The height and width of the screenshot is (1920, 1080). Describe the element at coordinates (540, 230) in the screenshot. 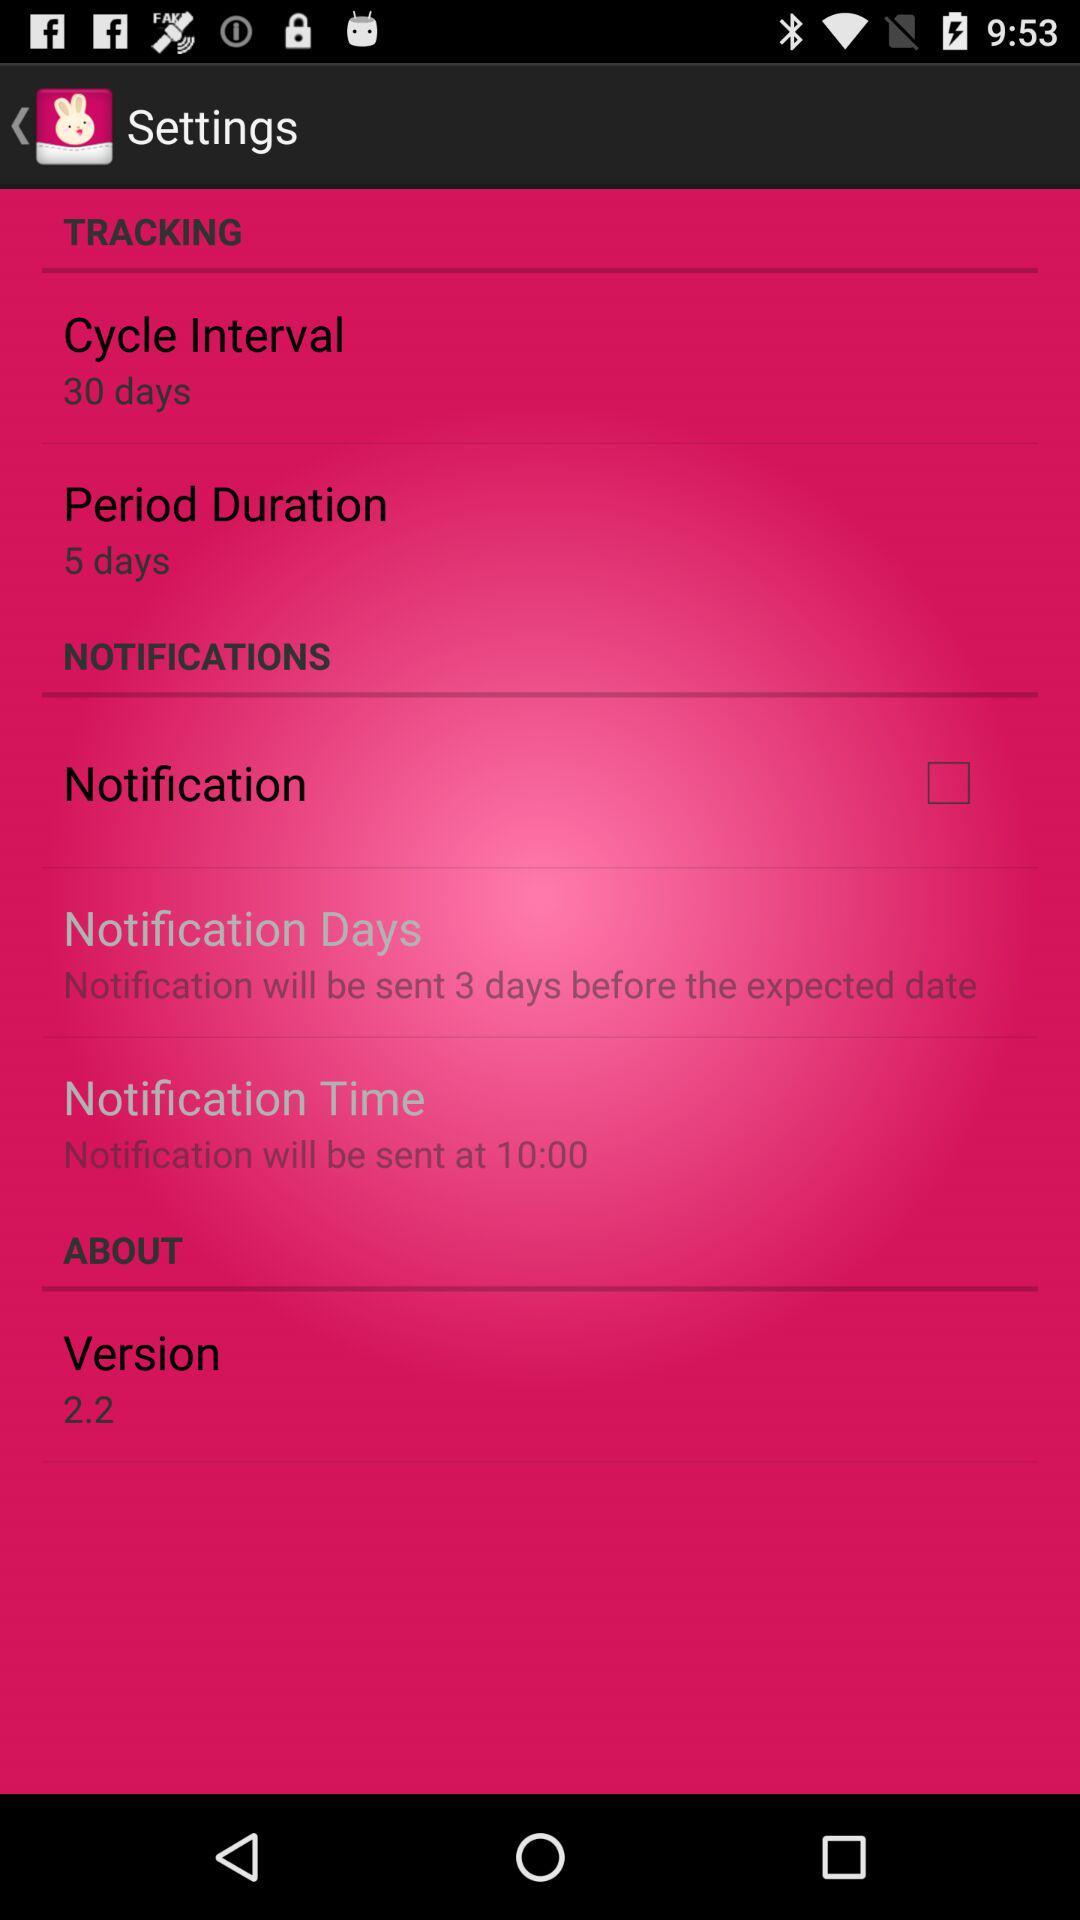

I see `item above the cycle interval item` at that location.